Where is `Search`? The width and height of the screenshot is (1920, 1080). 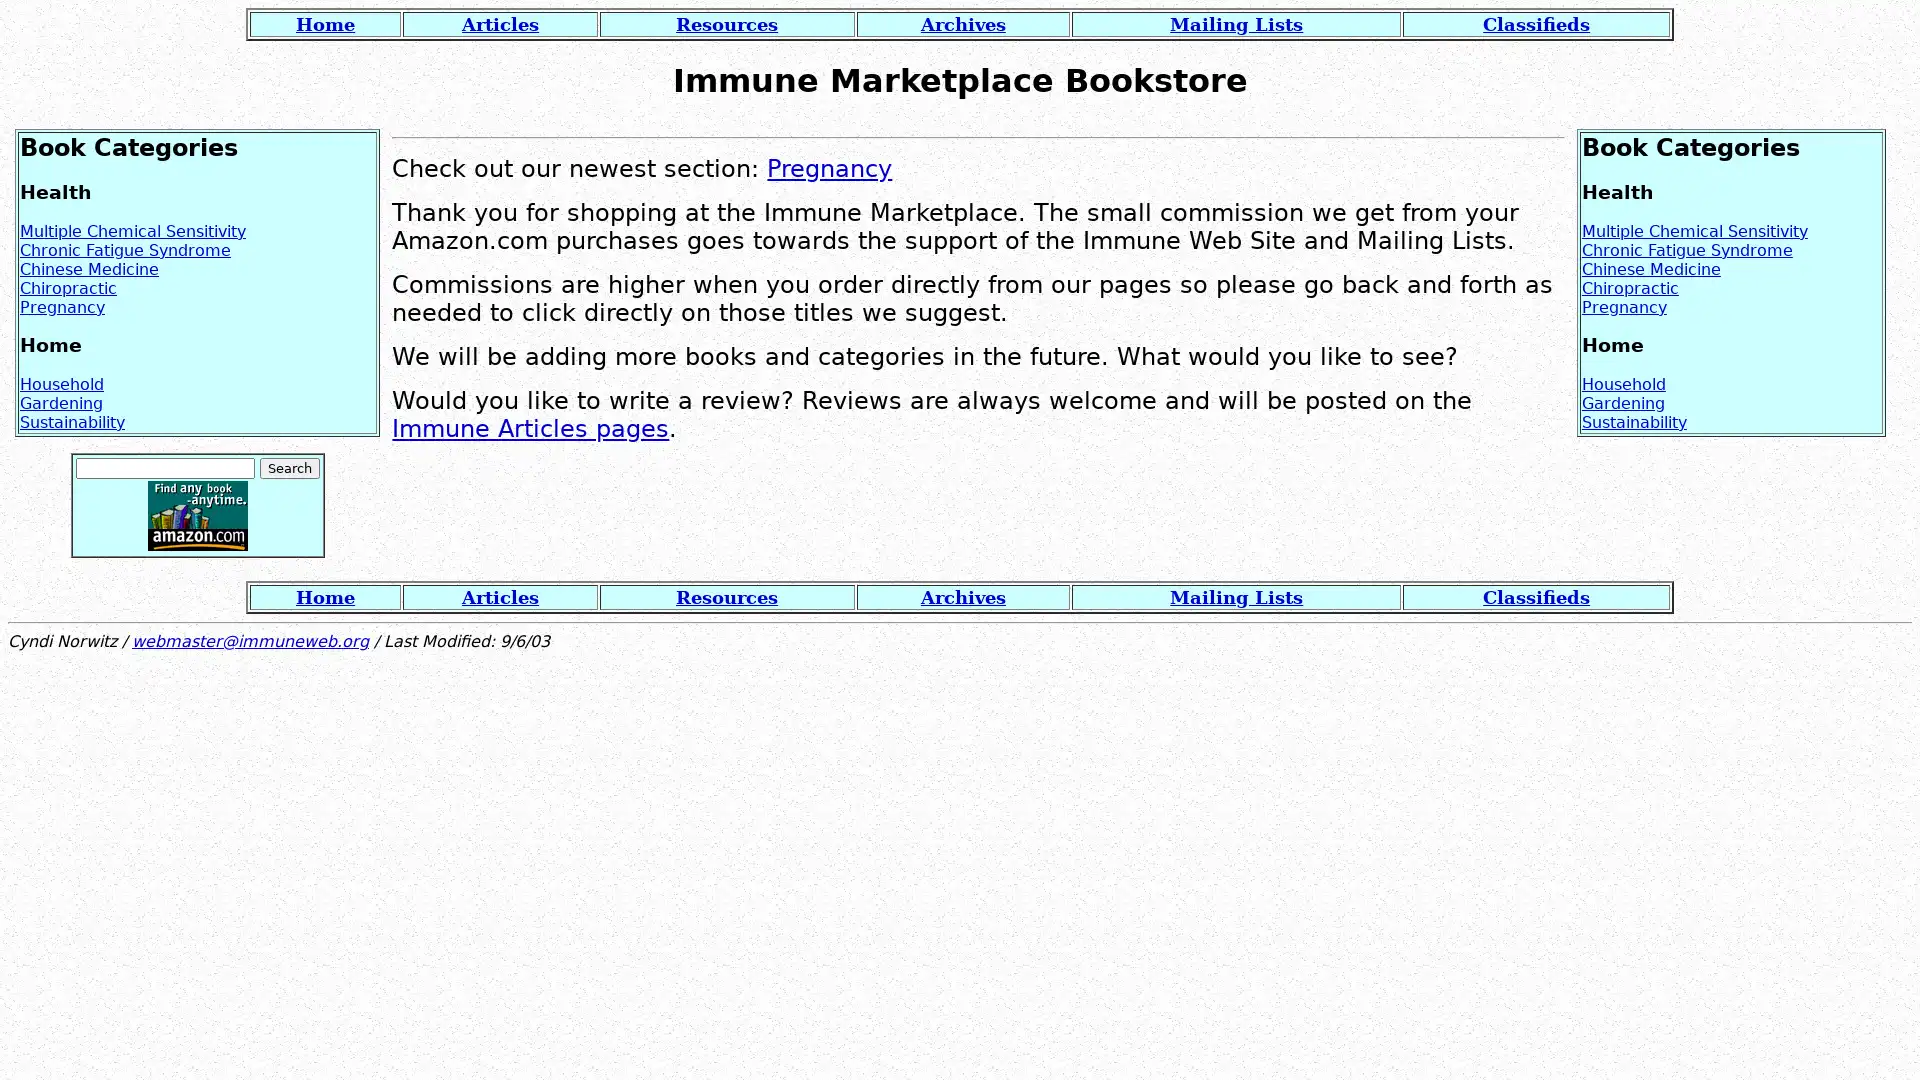
Search is located at coordinates (287, 467).